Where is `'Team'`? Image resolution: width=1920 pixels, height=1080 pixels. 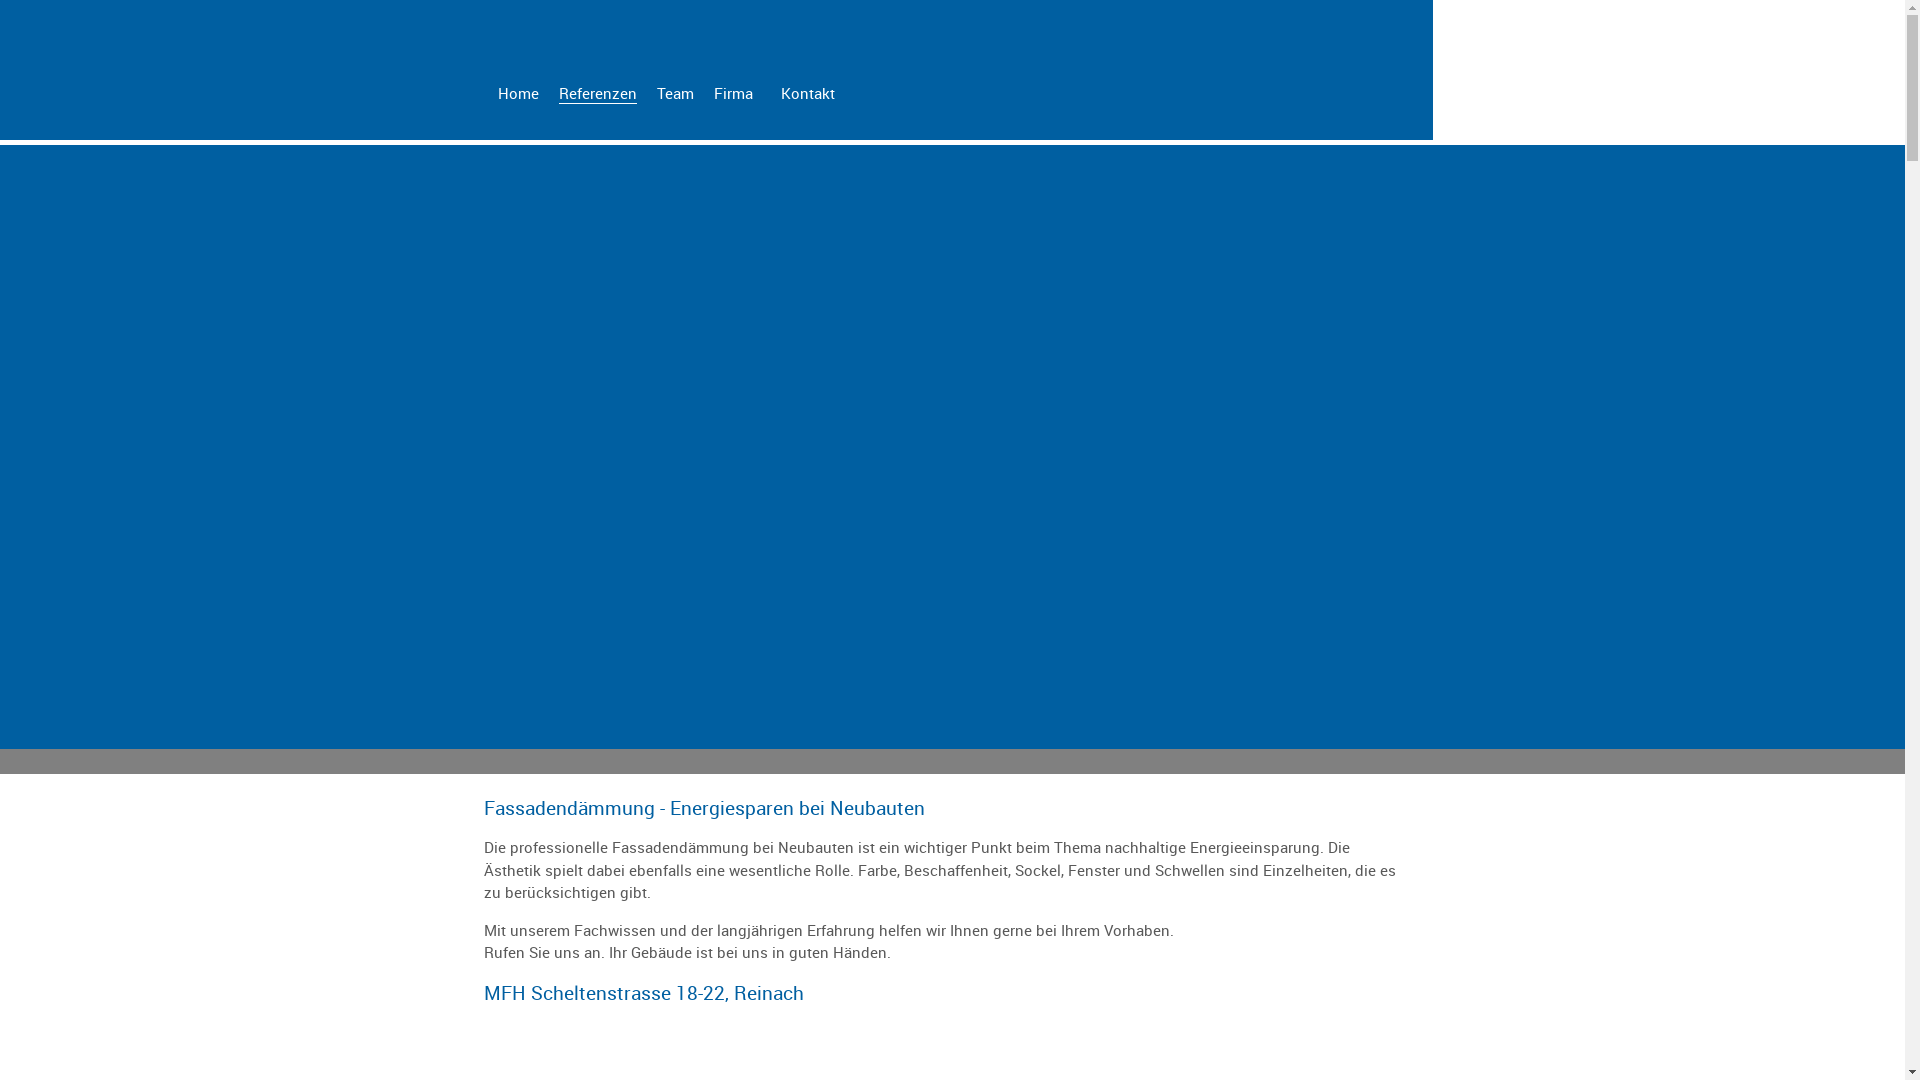 'Team' is located at coordinates (674, 92).